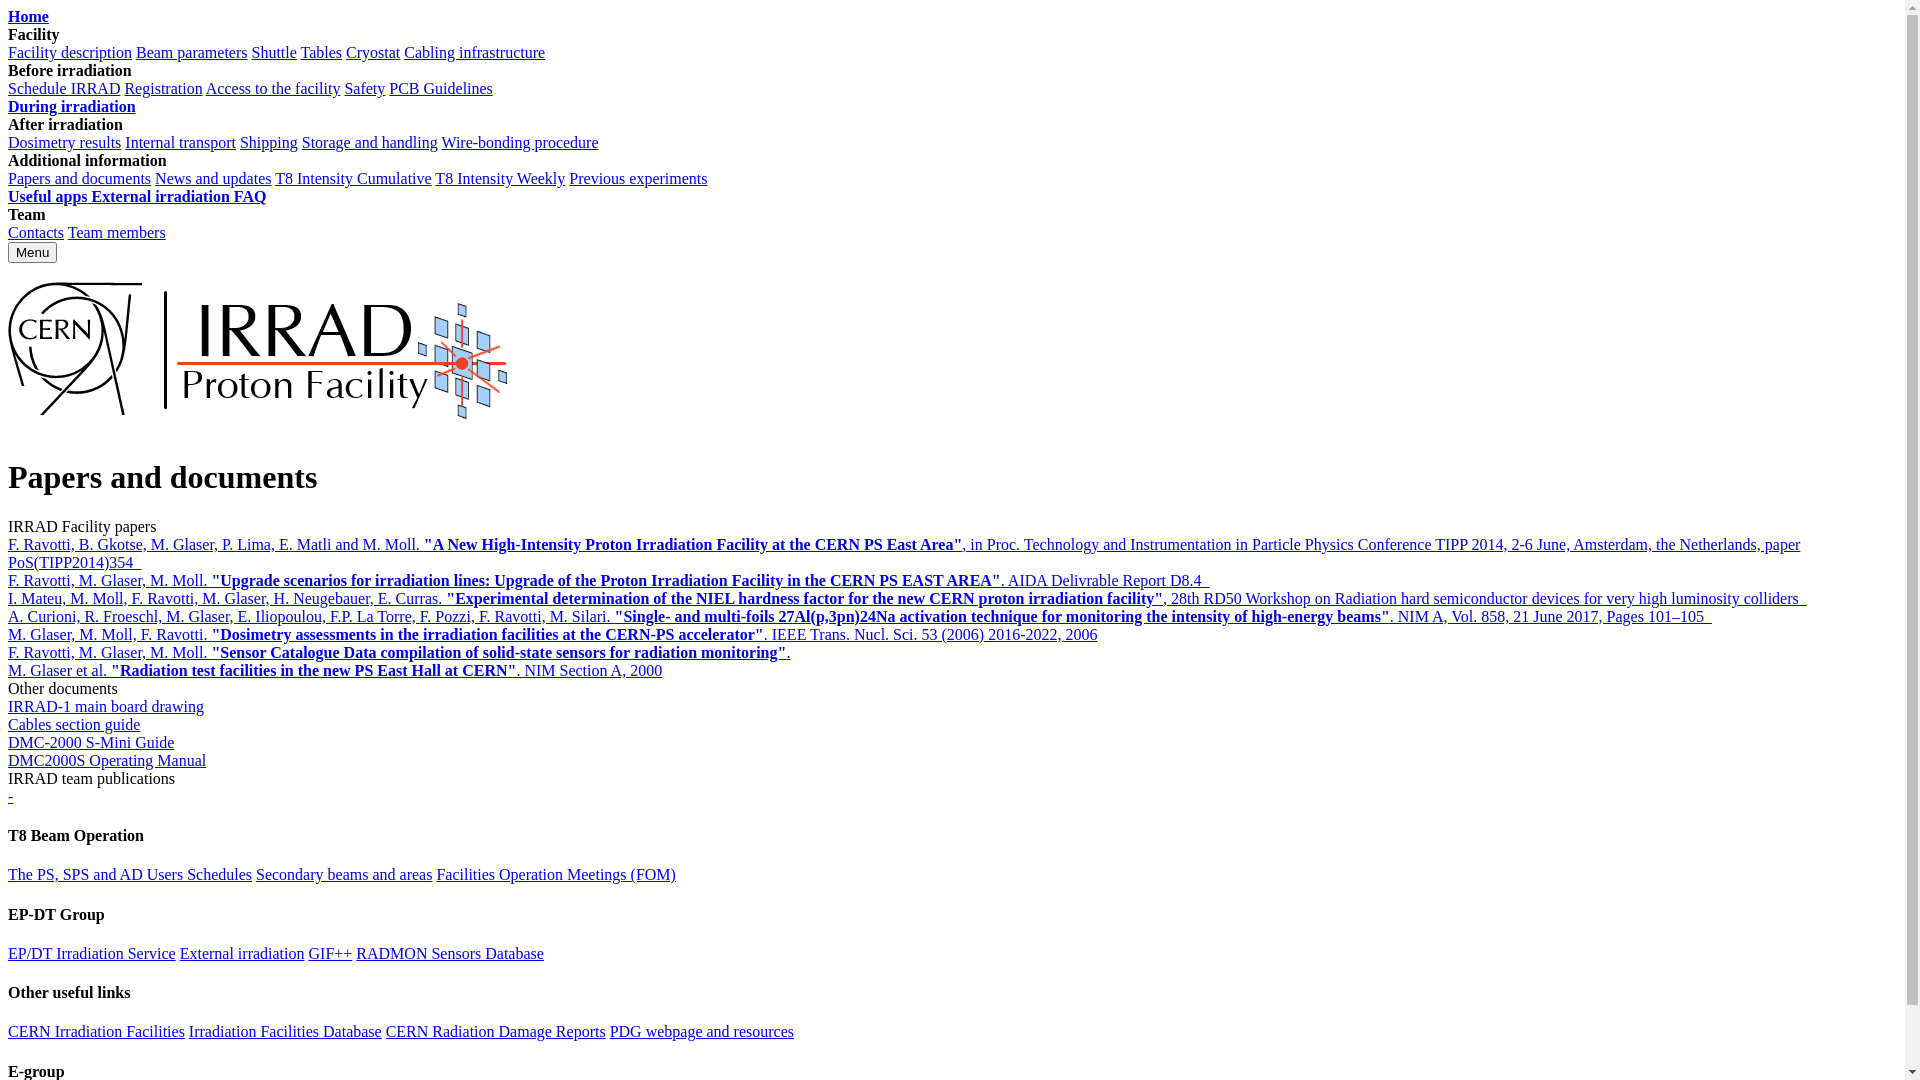  Describe the element at coordinates (128, 873) in the screenshot. I see `'The PS, SPS and AD Users Schedules'` at that location.